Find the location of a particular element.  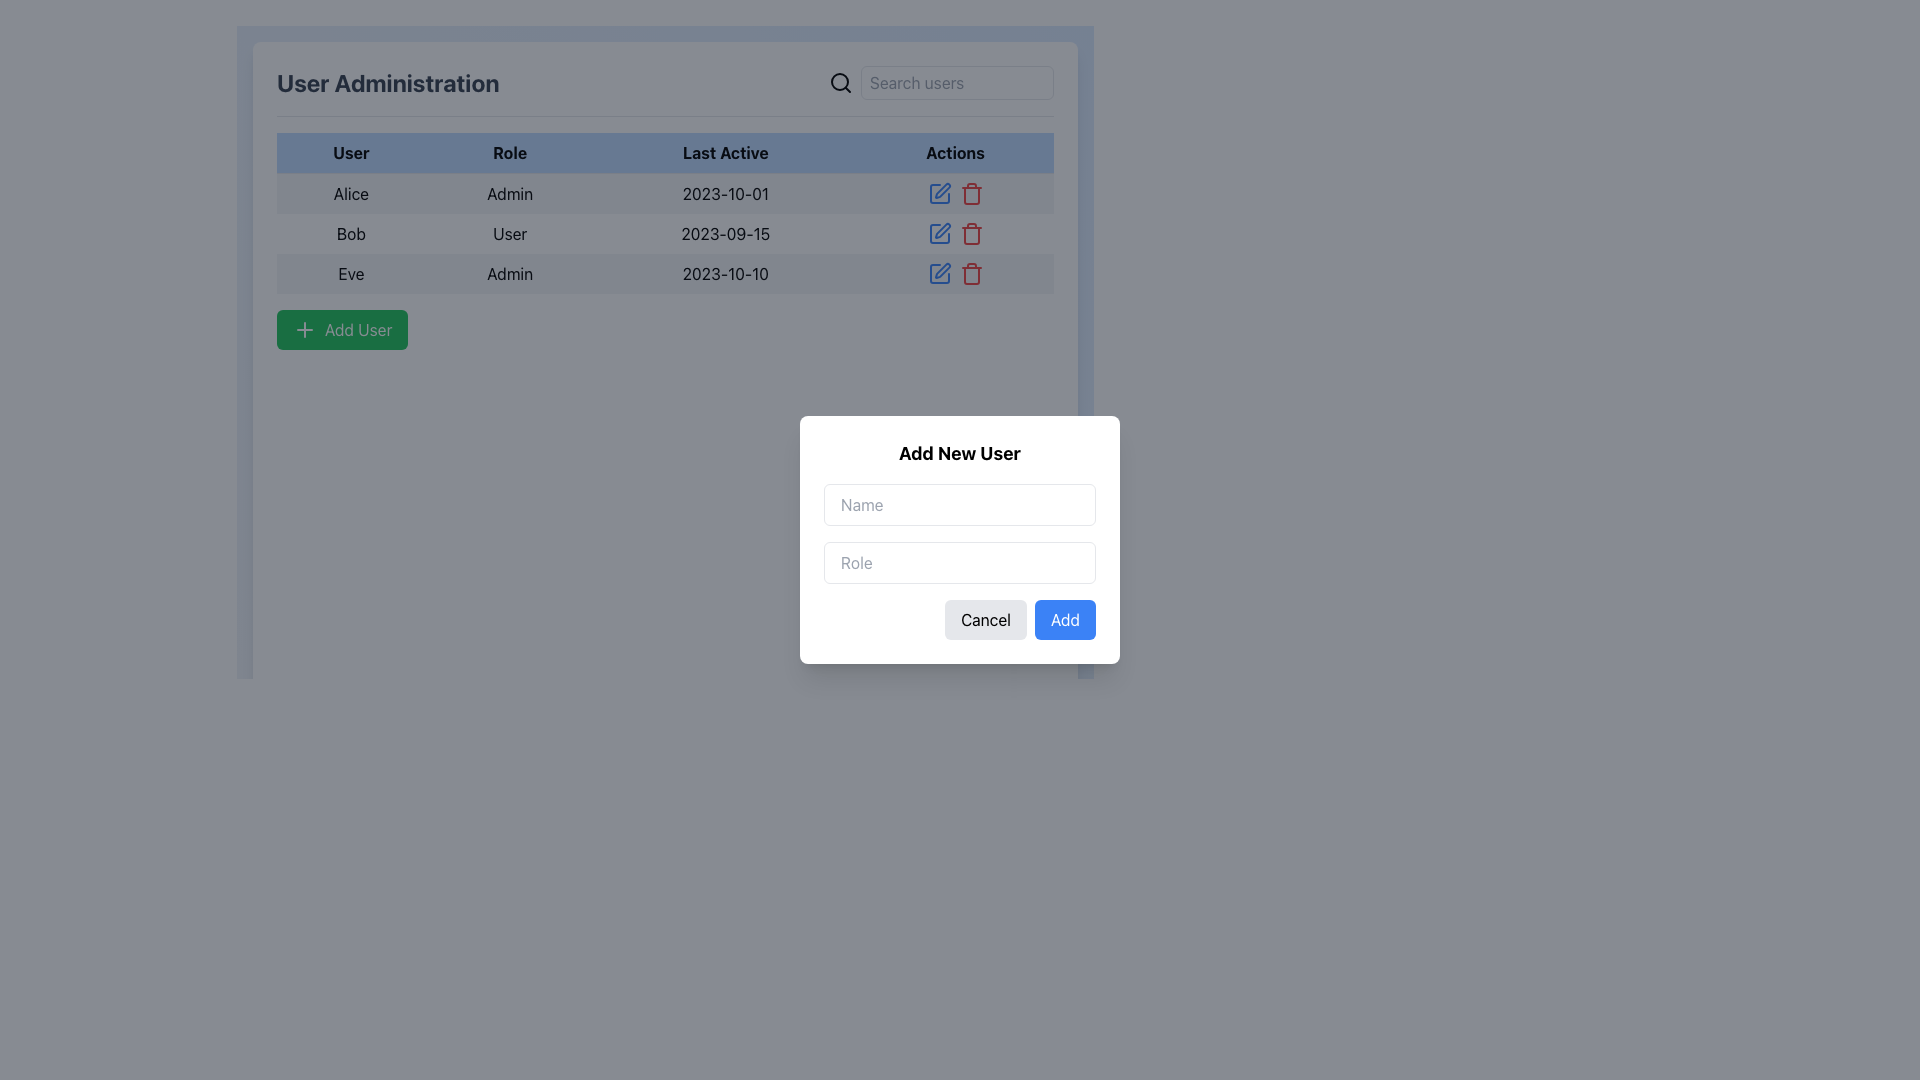

the edit icon button in the 'Actions' column of the user table for the entry labeled 'Eve' is located at coordinates (941, 270).